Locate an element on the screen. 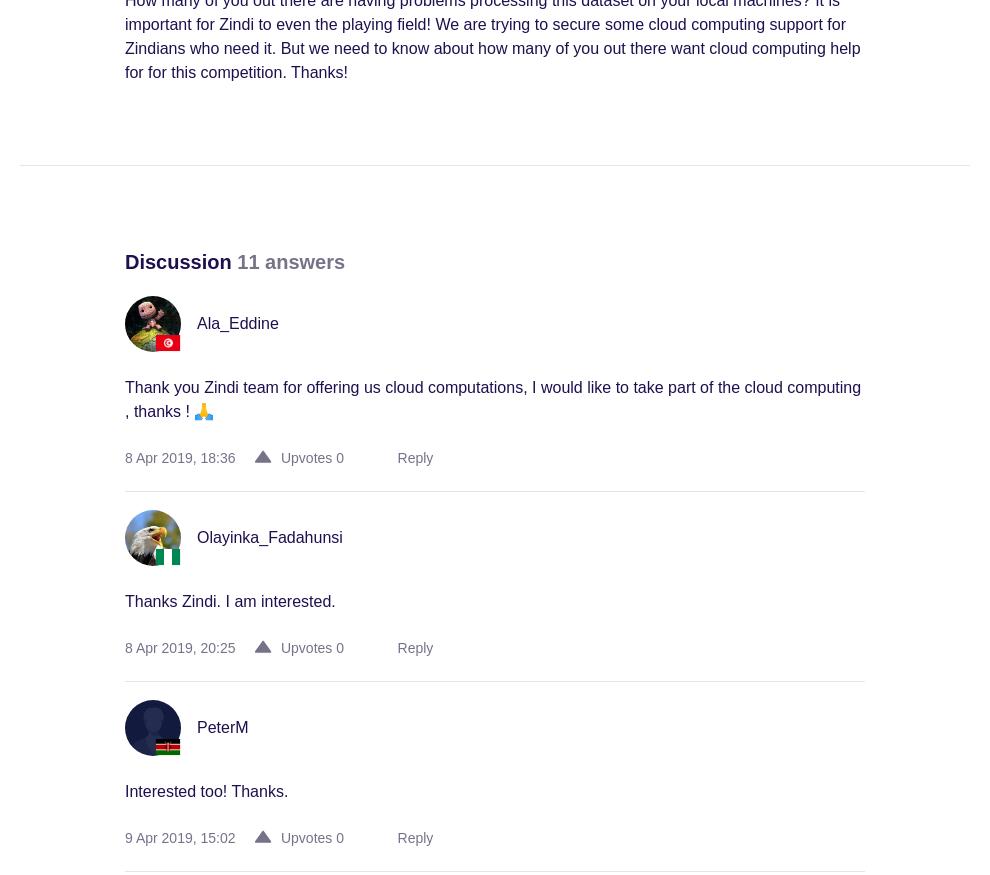 The image size is (990, 875). '9 Apr 2019, 15:02' is located at coordinates (179, 837).